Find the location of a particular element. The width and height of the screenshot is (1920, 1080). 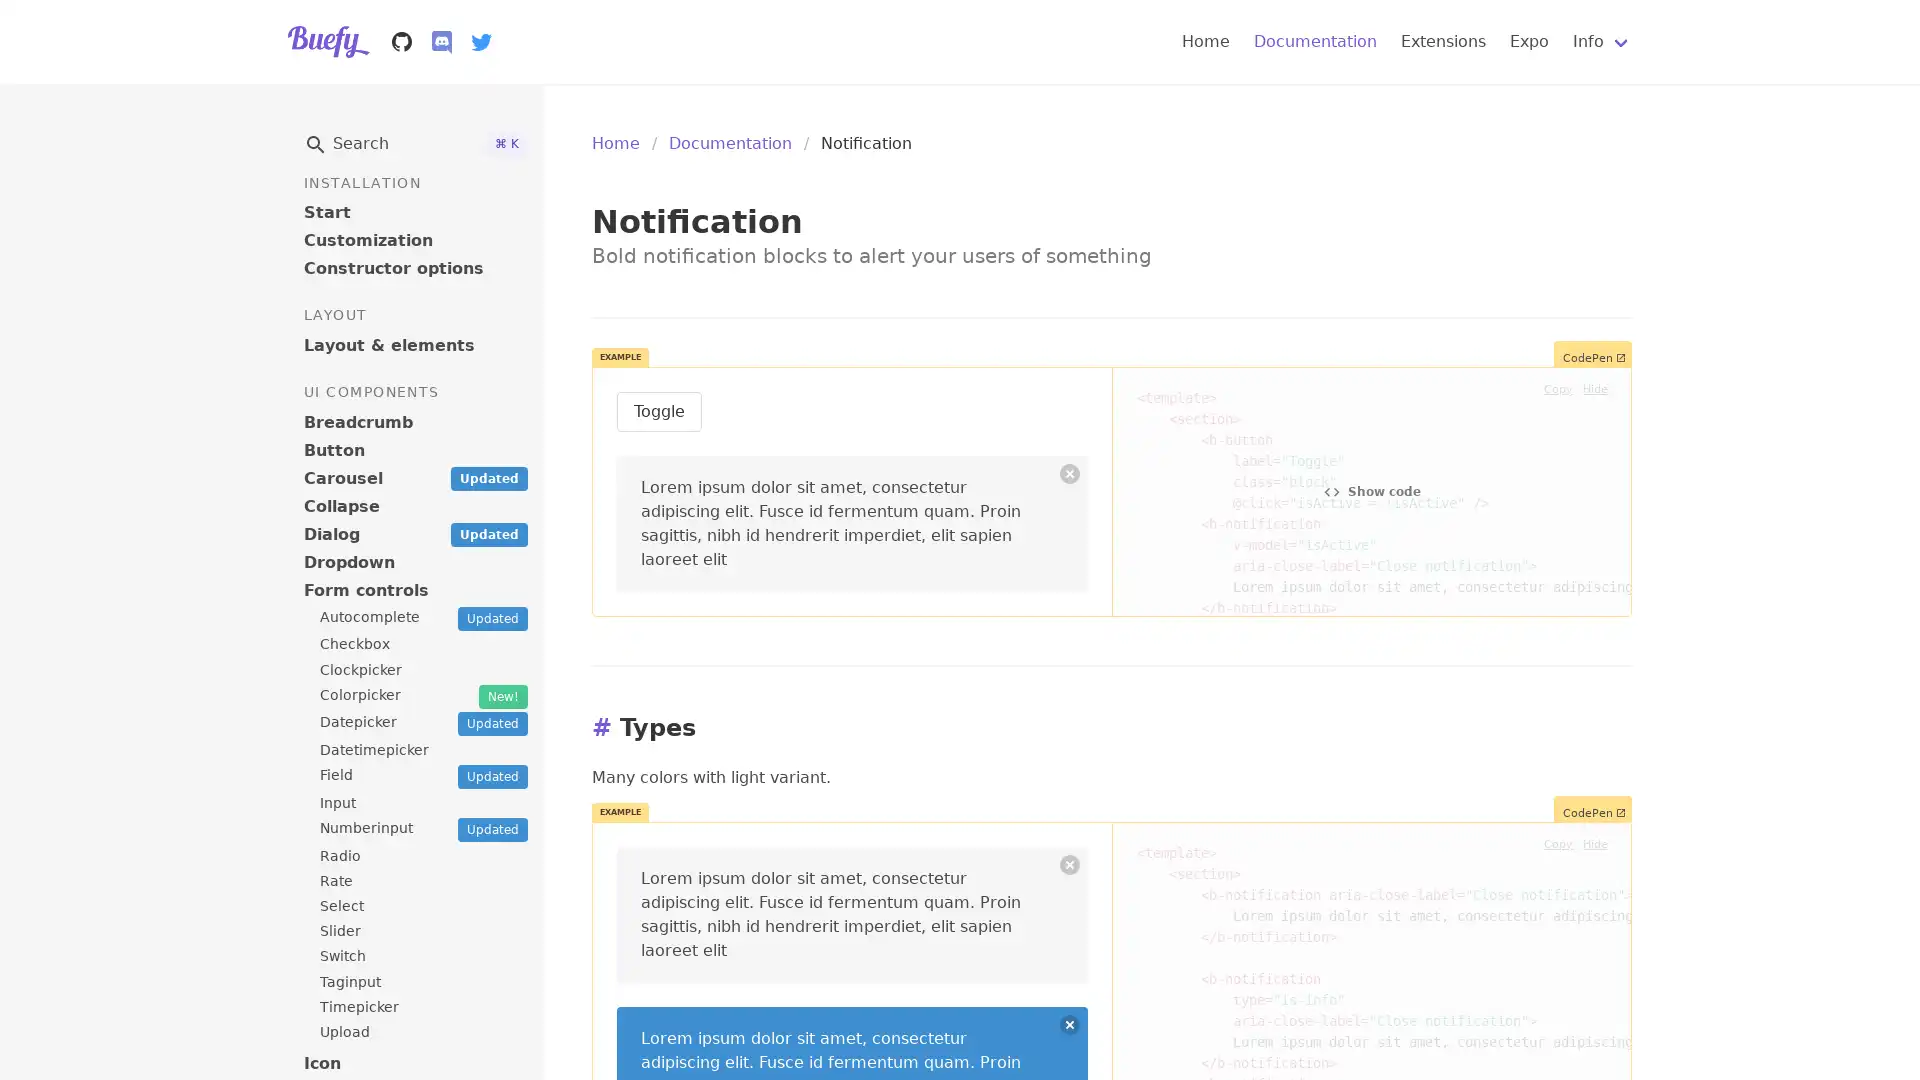

CodePen is located at coordinates (1592, 353).